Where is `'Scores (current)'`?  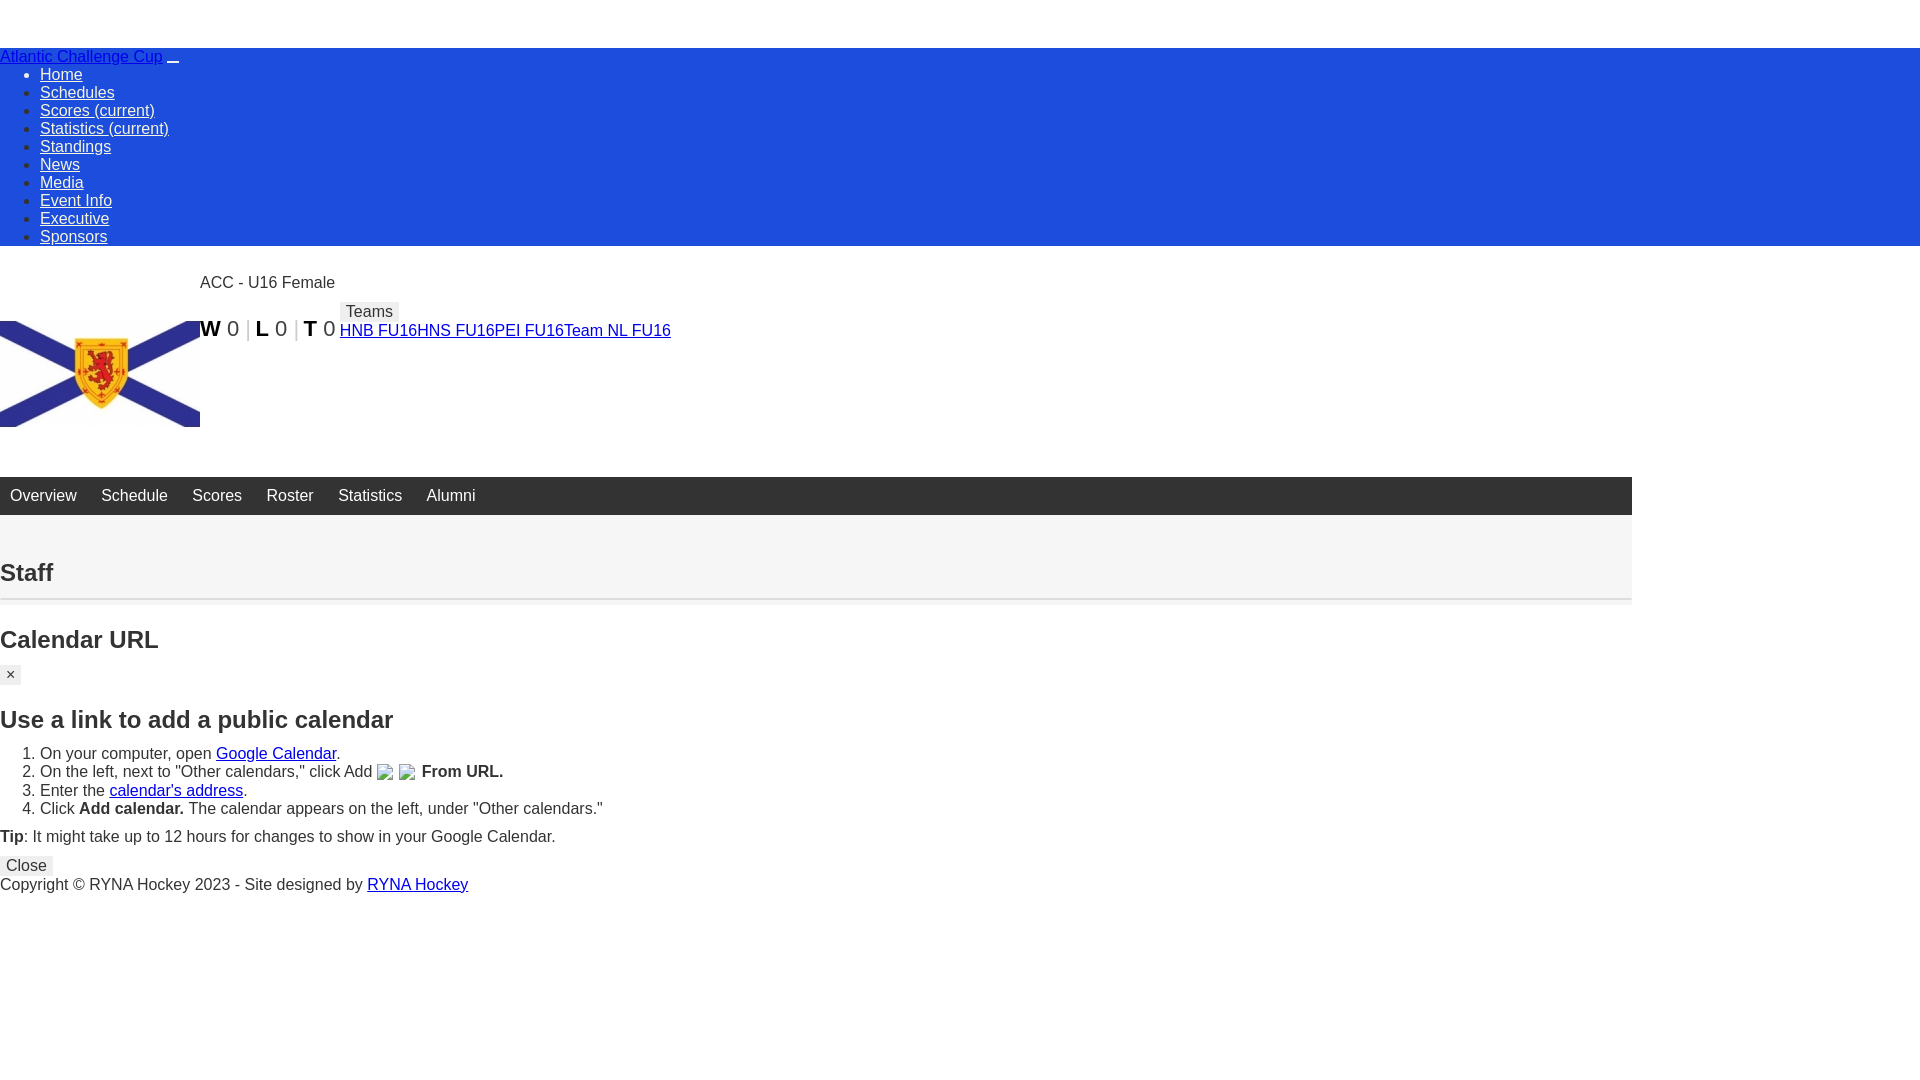
'Scores (current)' is located at coordinates (96, 110).